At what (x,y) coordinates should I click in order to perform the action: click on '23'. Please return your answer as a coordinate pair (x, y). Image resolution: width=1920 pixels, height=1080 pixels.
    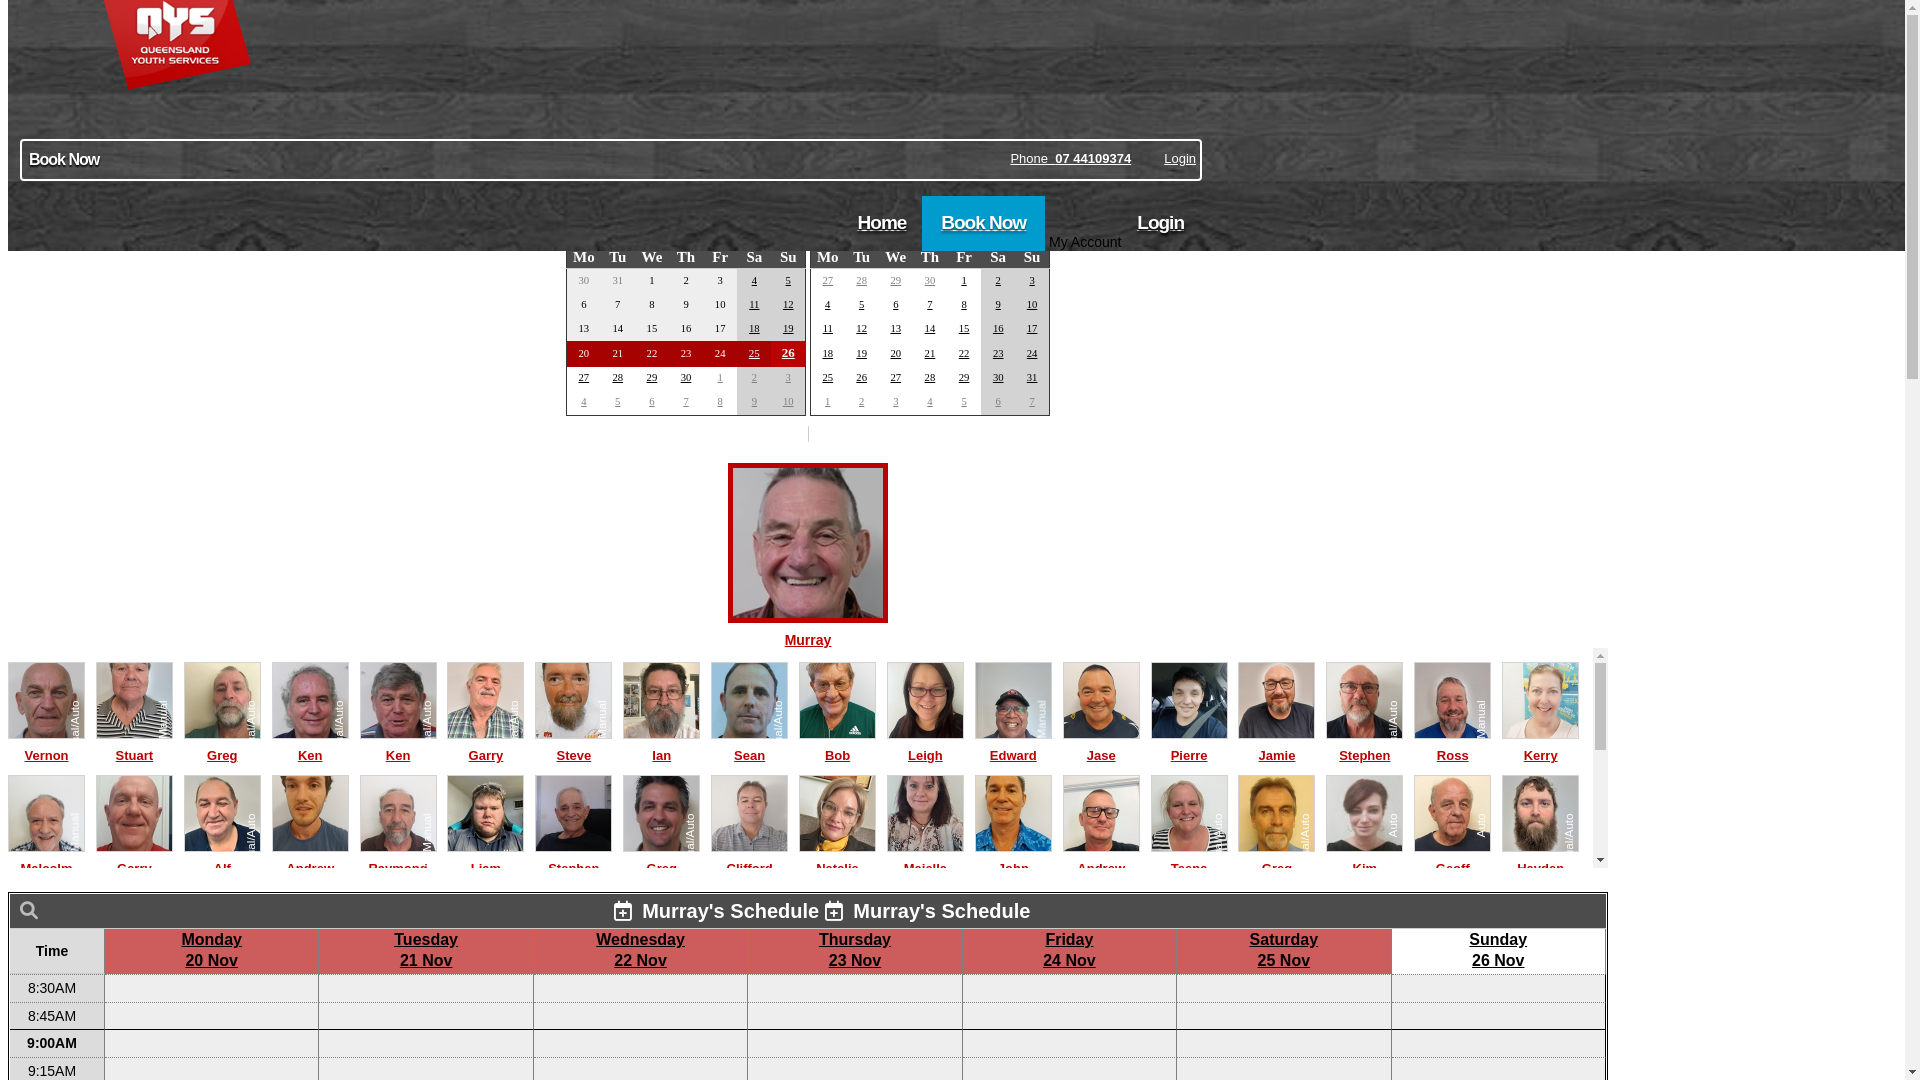
    Looking at the image, I should click on (993, 352).